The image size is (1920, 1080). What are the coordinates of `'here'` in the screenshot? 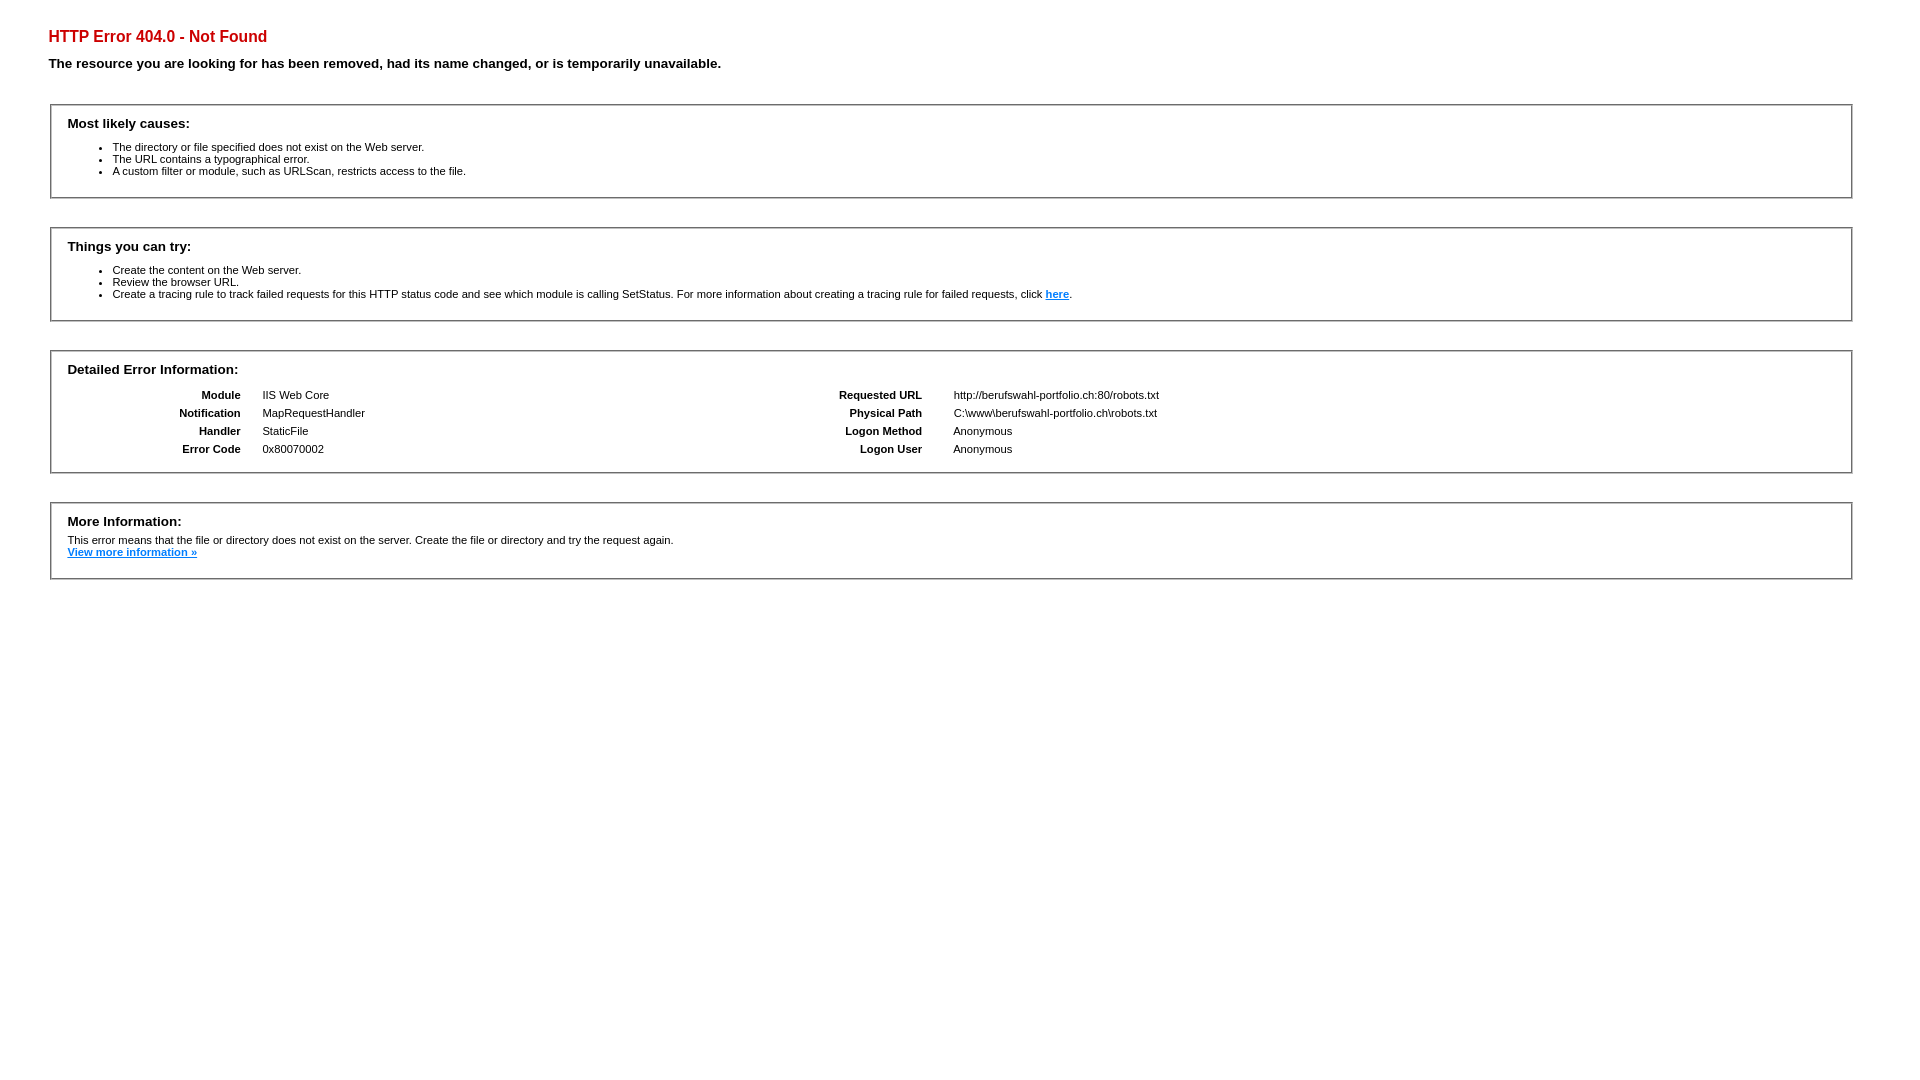 It's located at (1056, 293).